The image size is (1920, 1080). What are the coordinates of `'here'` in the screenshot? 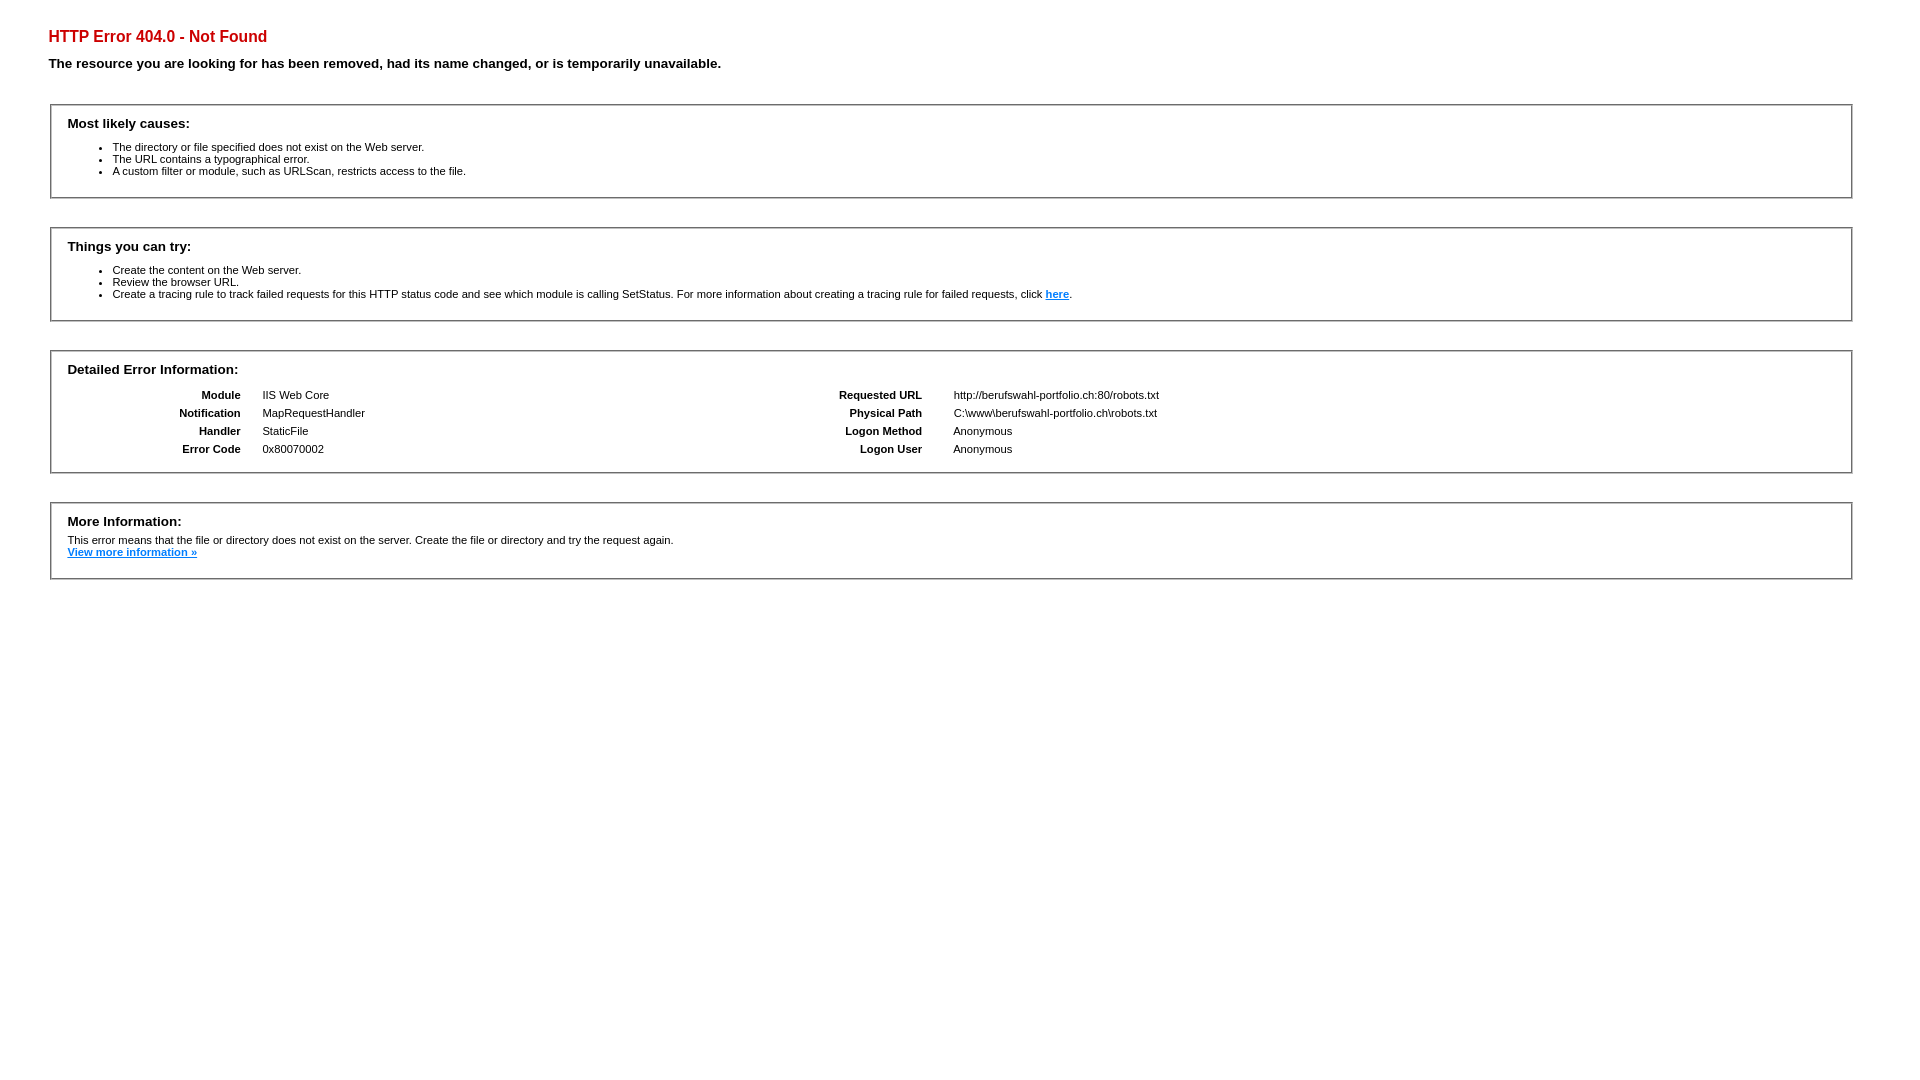 It's located at (1056, 293).